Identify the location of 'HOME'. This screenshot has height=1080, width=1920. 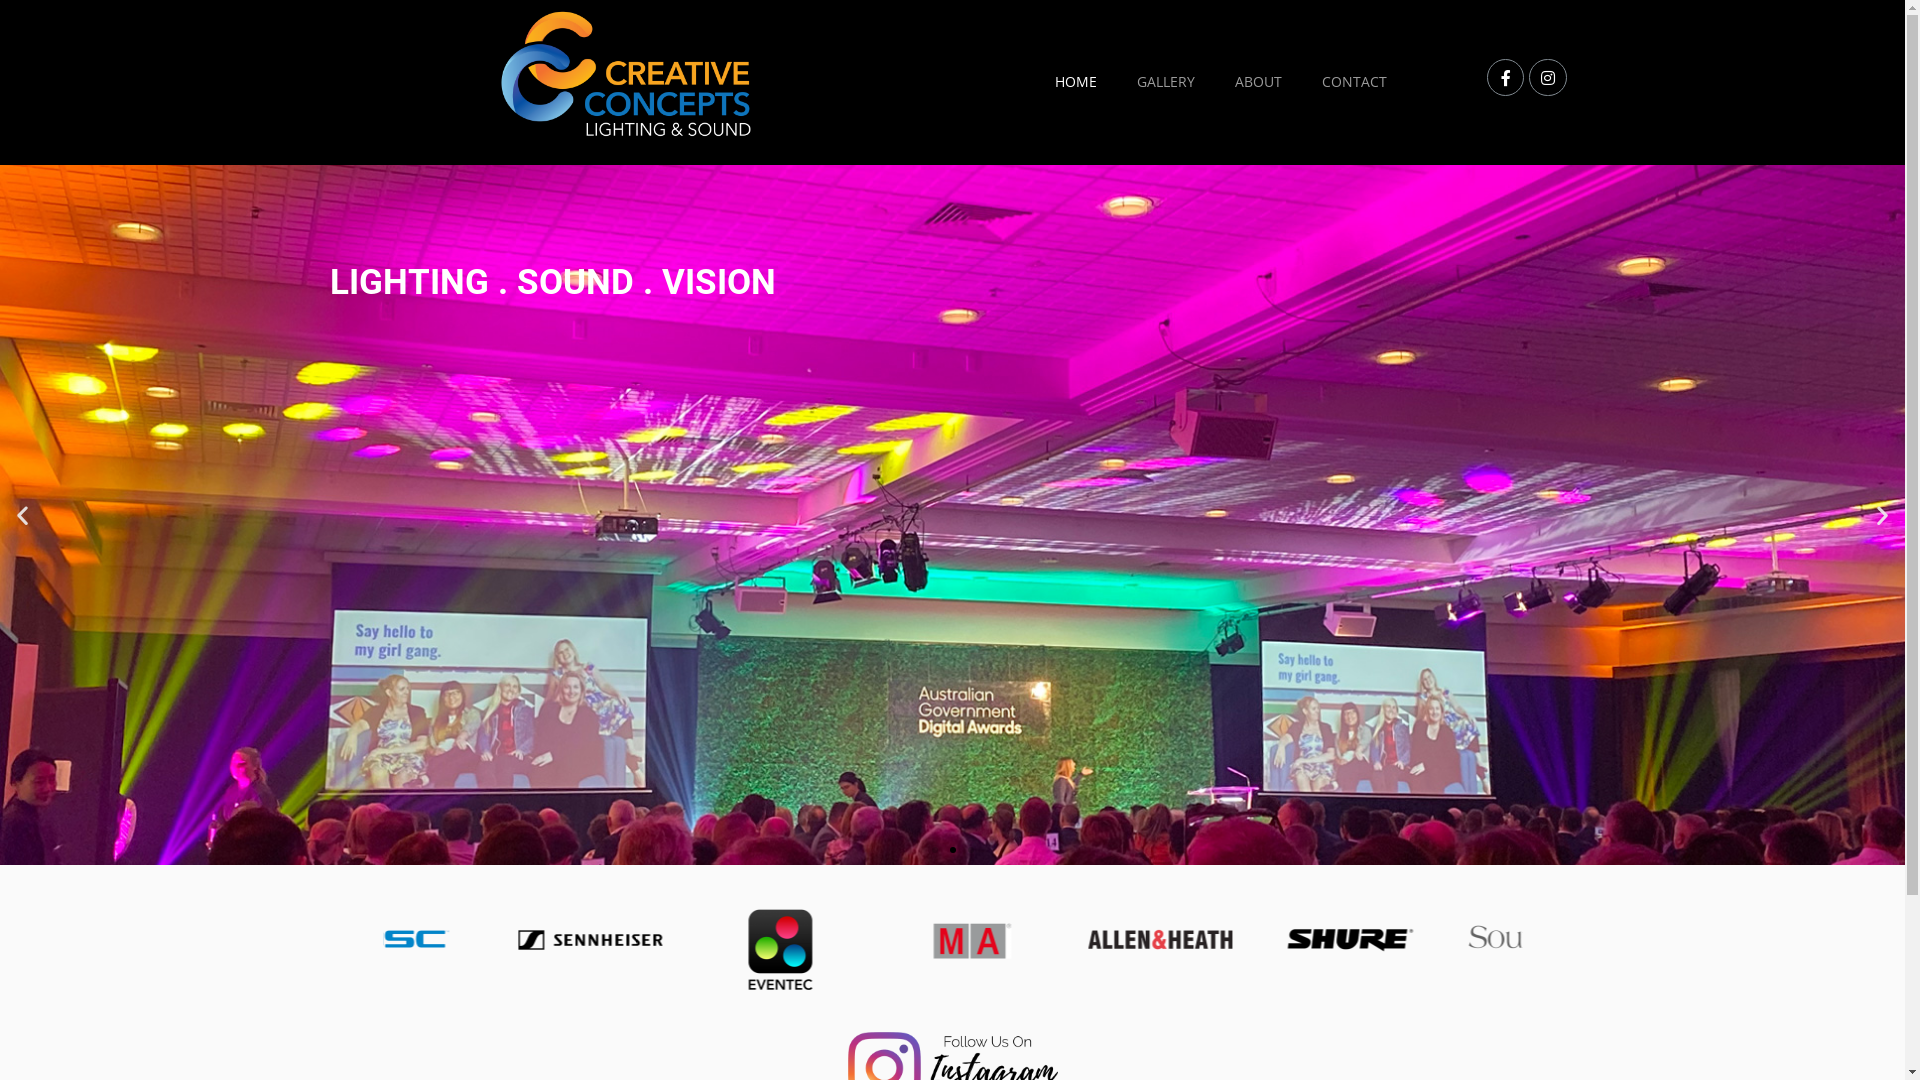
(1074, 80).